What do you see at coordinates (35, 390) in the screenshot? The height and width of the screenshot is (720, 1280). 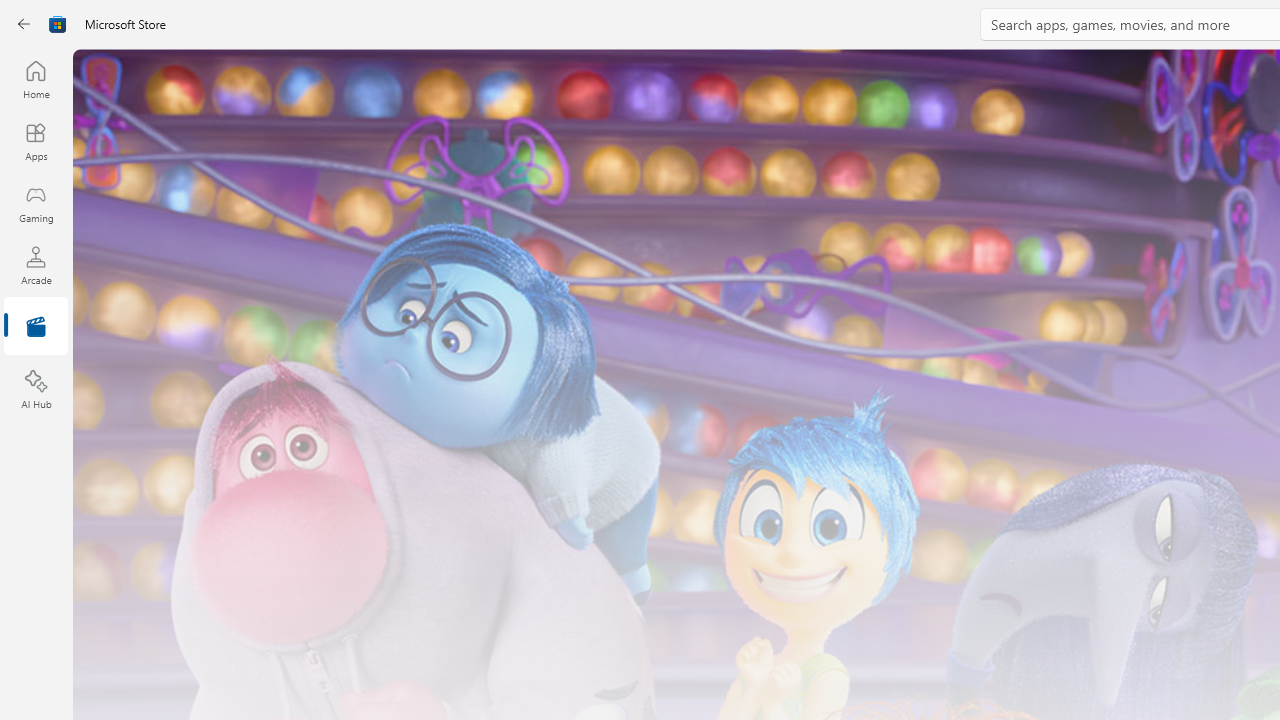 I see `'AI Hub'` at bounding box center [35, 390].